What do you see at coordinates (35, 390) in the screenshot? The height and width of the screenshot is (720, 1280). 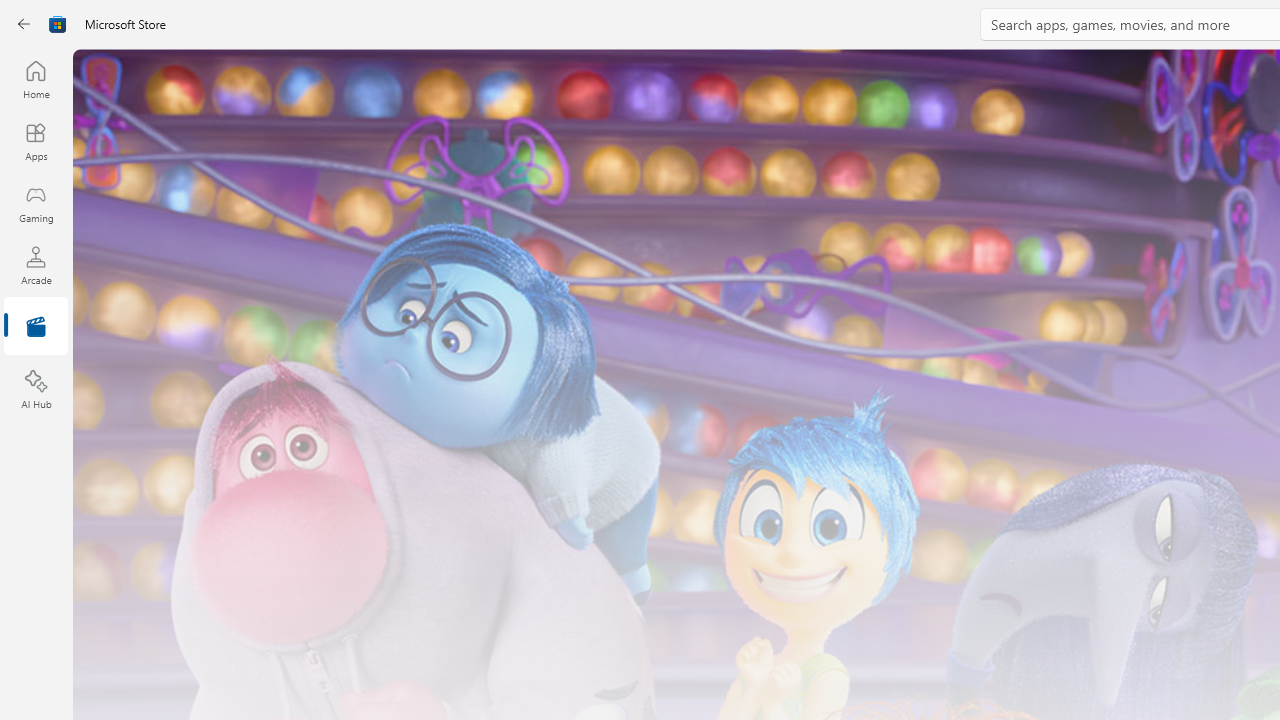 I see `'AI Hub'` at bounding box center [35, 390].